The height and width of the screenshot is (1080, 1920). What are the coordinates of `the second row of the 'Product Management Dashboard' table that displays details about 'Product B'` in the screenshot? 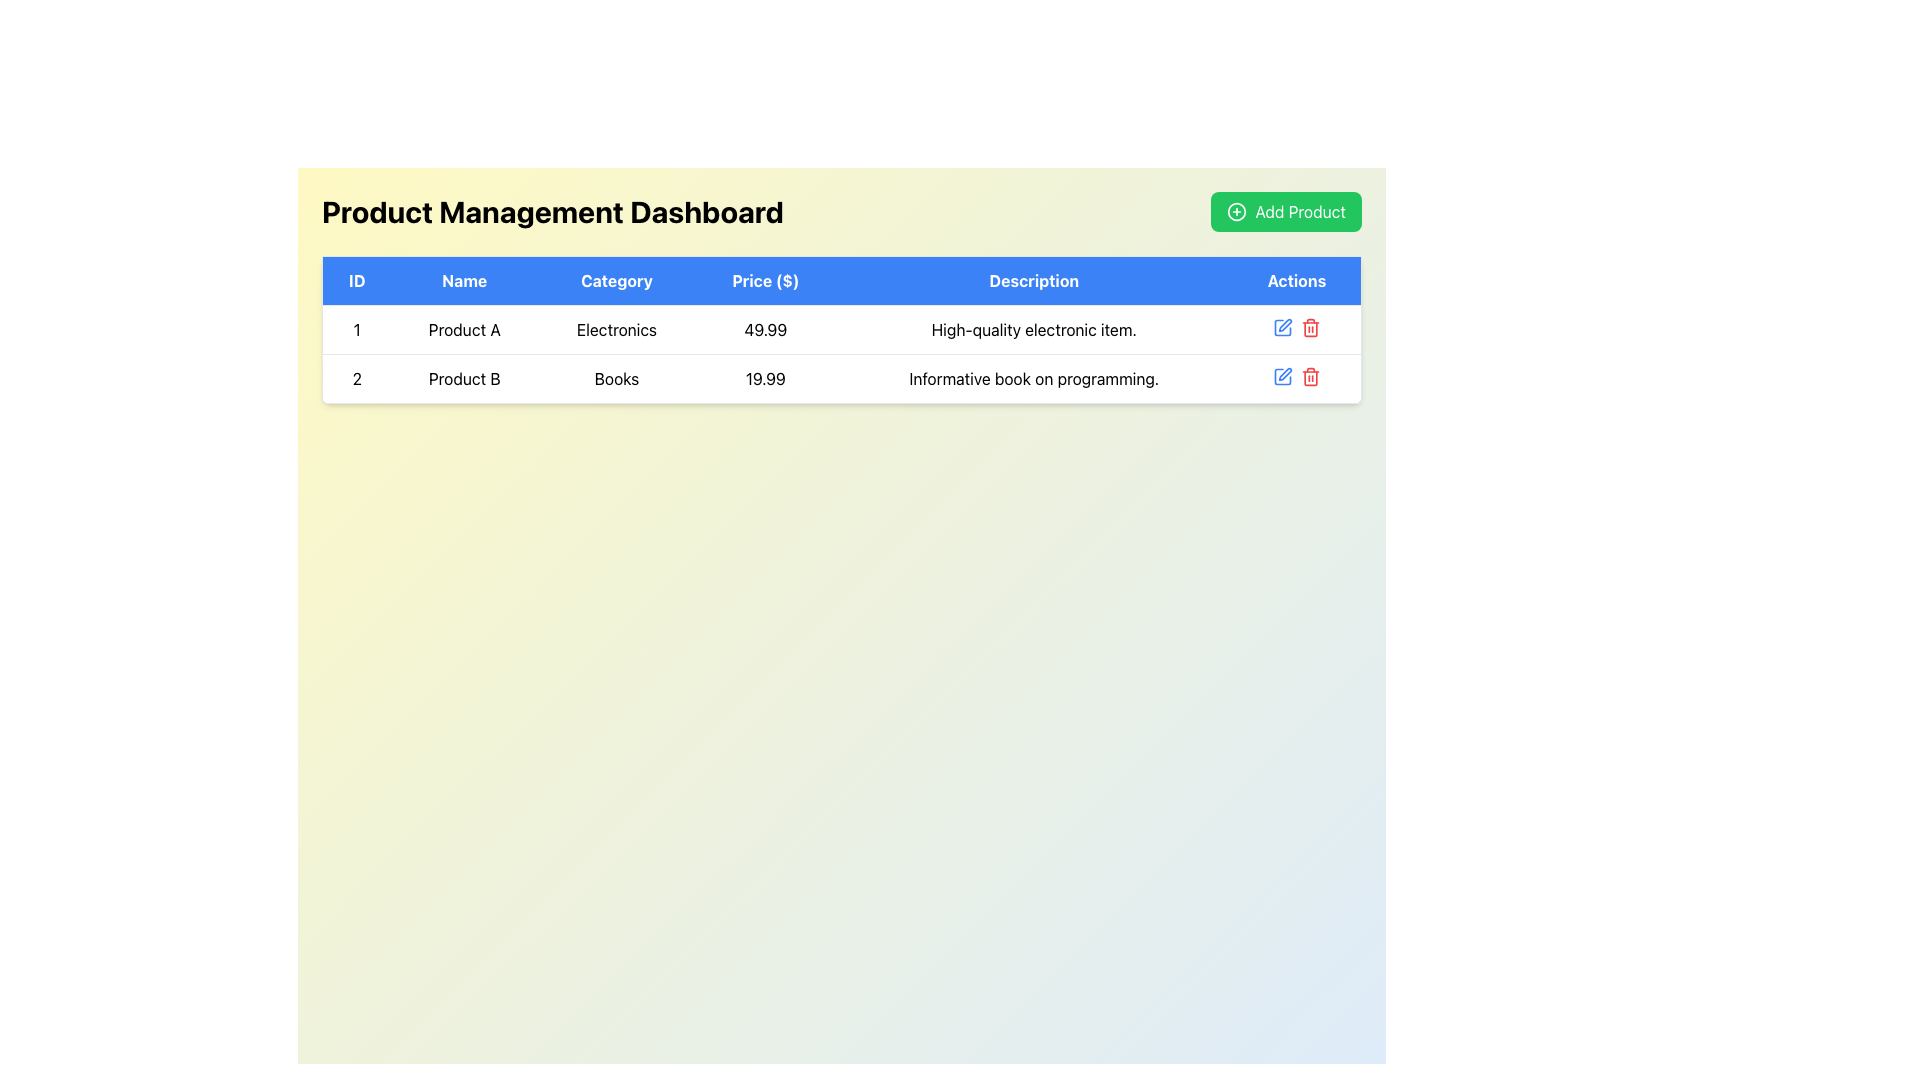 It's located at (841, 378).